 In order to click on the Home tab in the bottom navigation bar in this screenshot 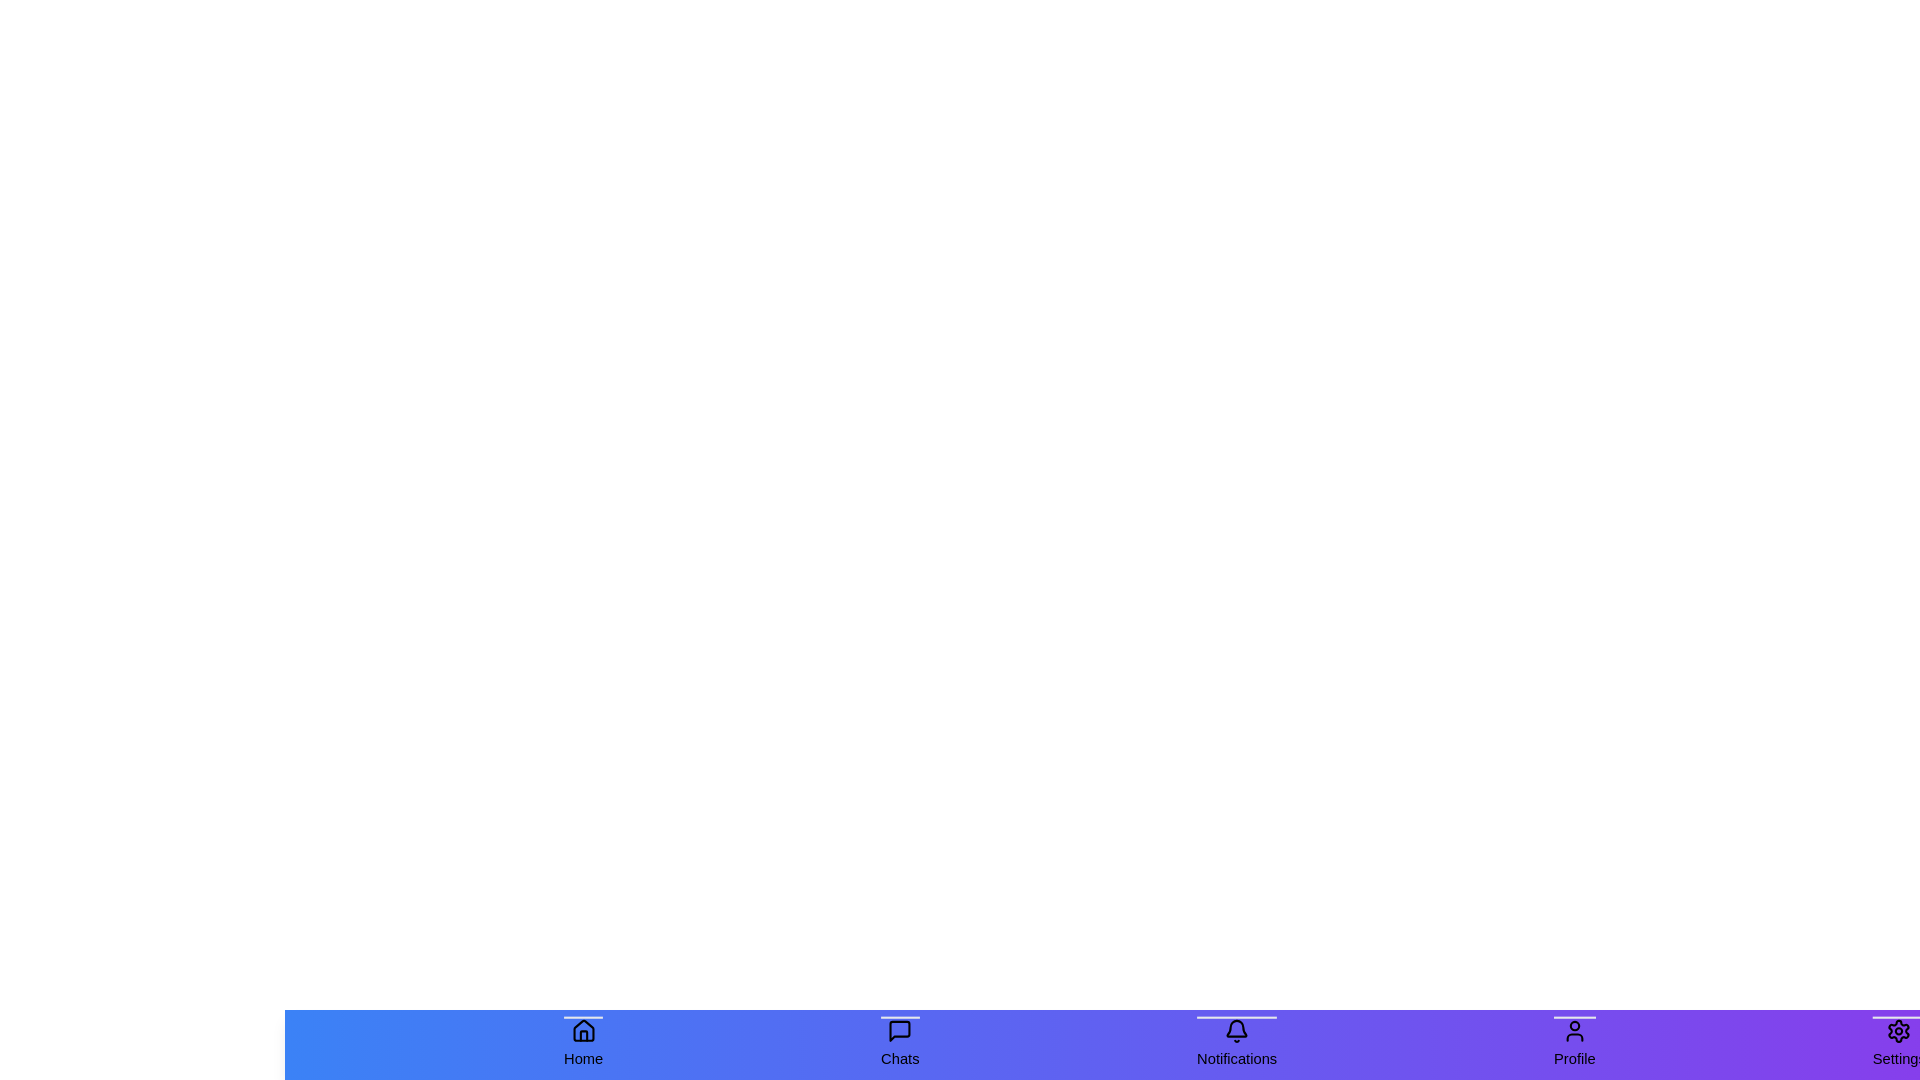, I will do `click(582, 1044)`.